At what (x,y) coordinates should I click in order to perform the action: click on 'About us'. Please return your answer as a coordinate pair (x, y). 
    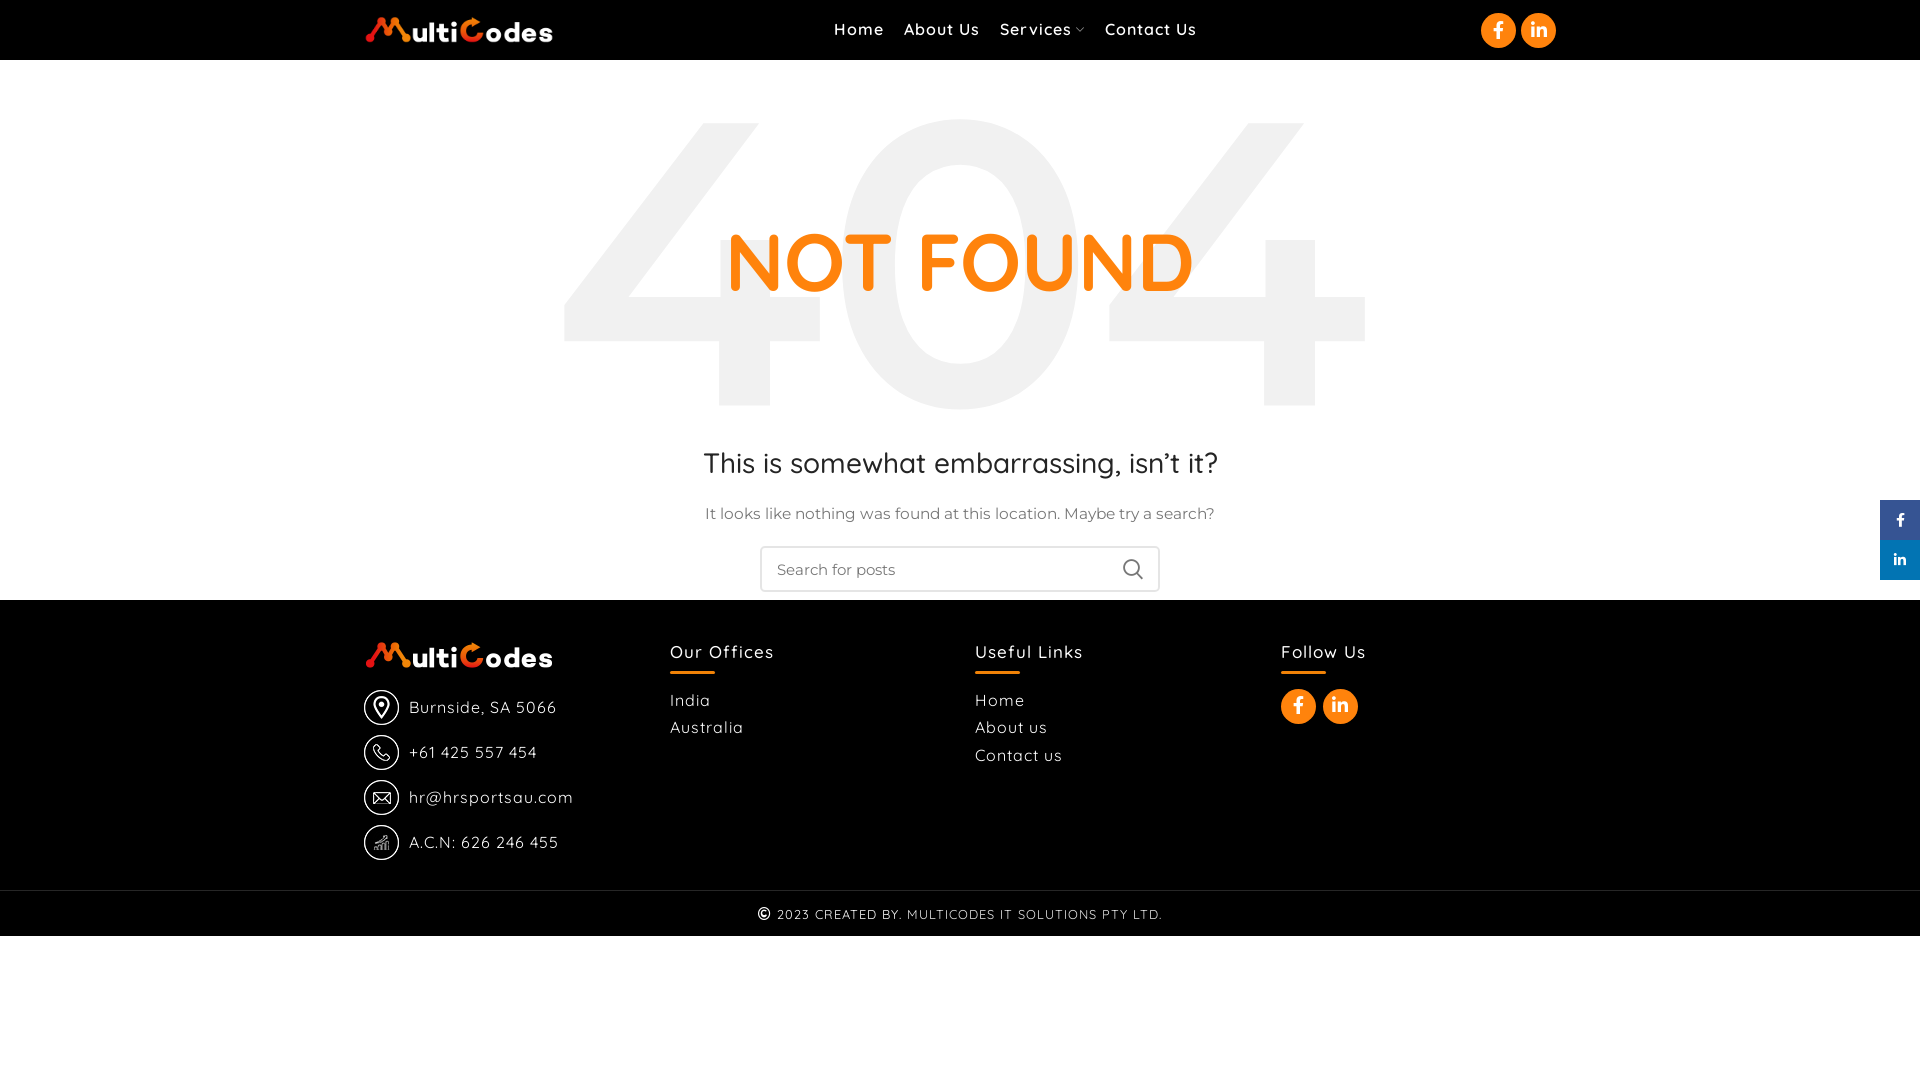
    Looking at the image, I should click on (1012, 726).